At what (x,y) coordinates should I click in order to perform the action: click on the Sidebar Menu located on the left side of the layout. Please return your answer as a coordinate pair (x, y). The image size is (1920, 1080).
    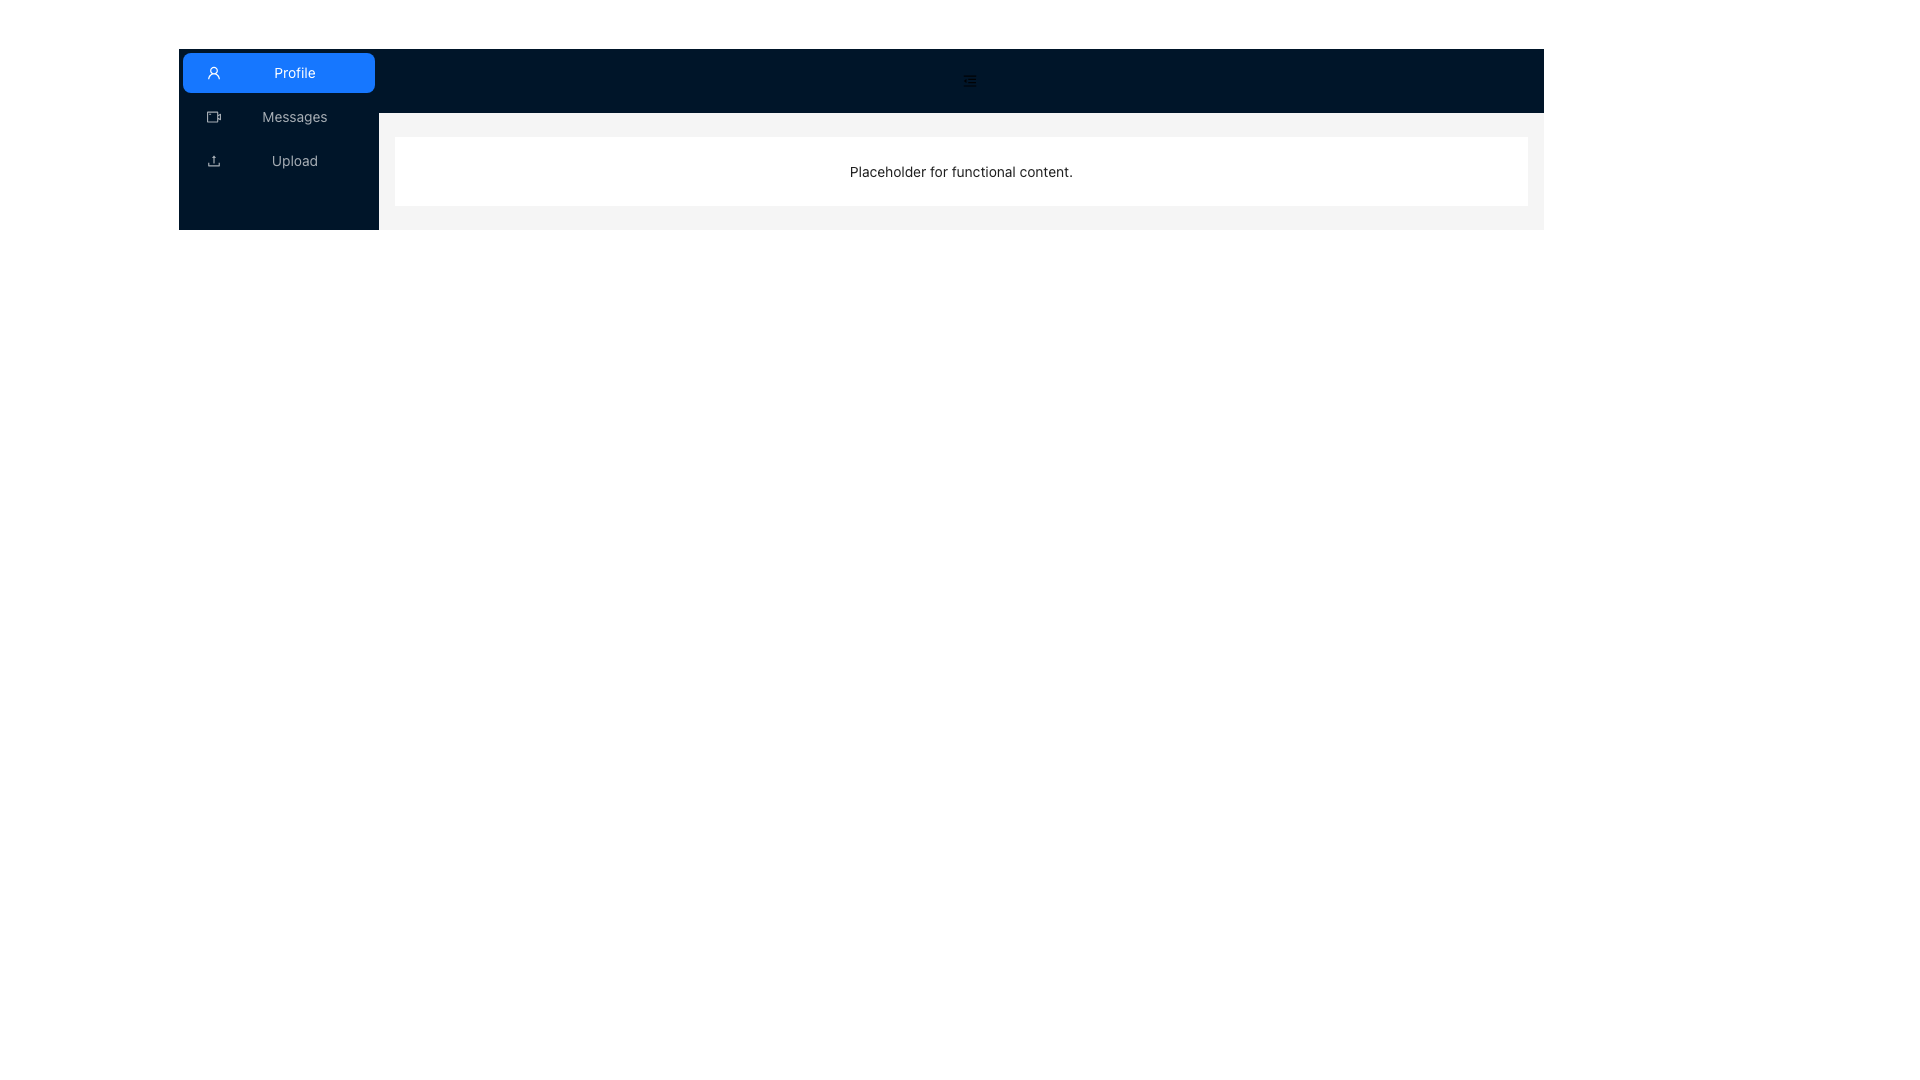
    Looking at the image, I should click on (277, 137).